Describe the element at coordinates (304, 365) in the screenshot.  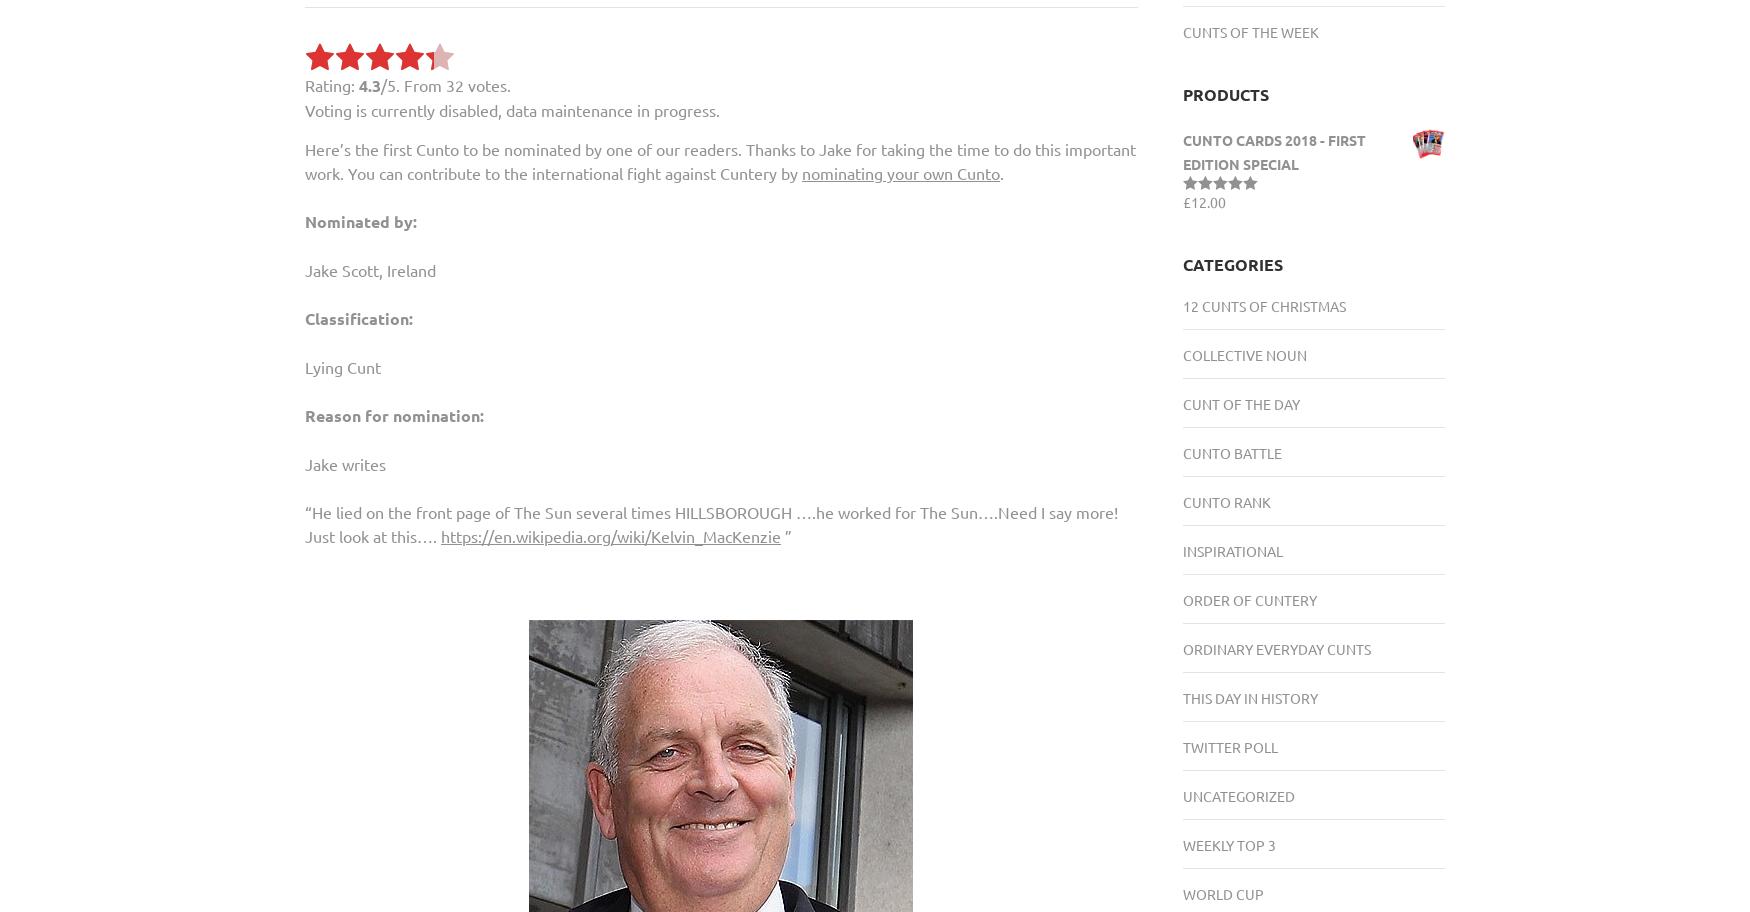
I see `'Lying Cunt'` at that location.